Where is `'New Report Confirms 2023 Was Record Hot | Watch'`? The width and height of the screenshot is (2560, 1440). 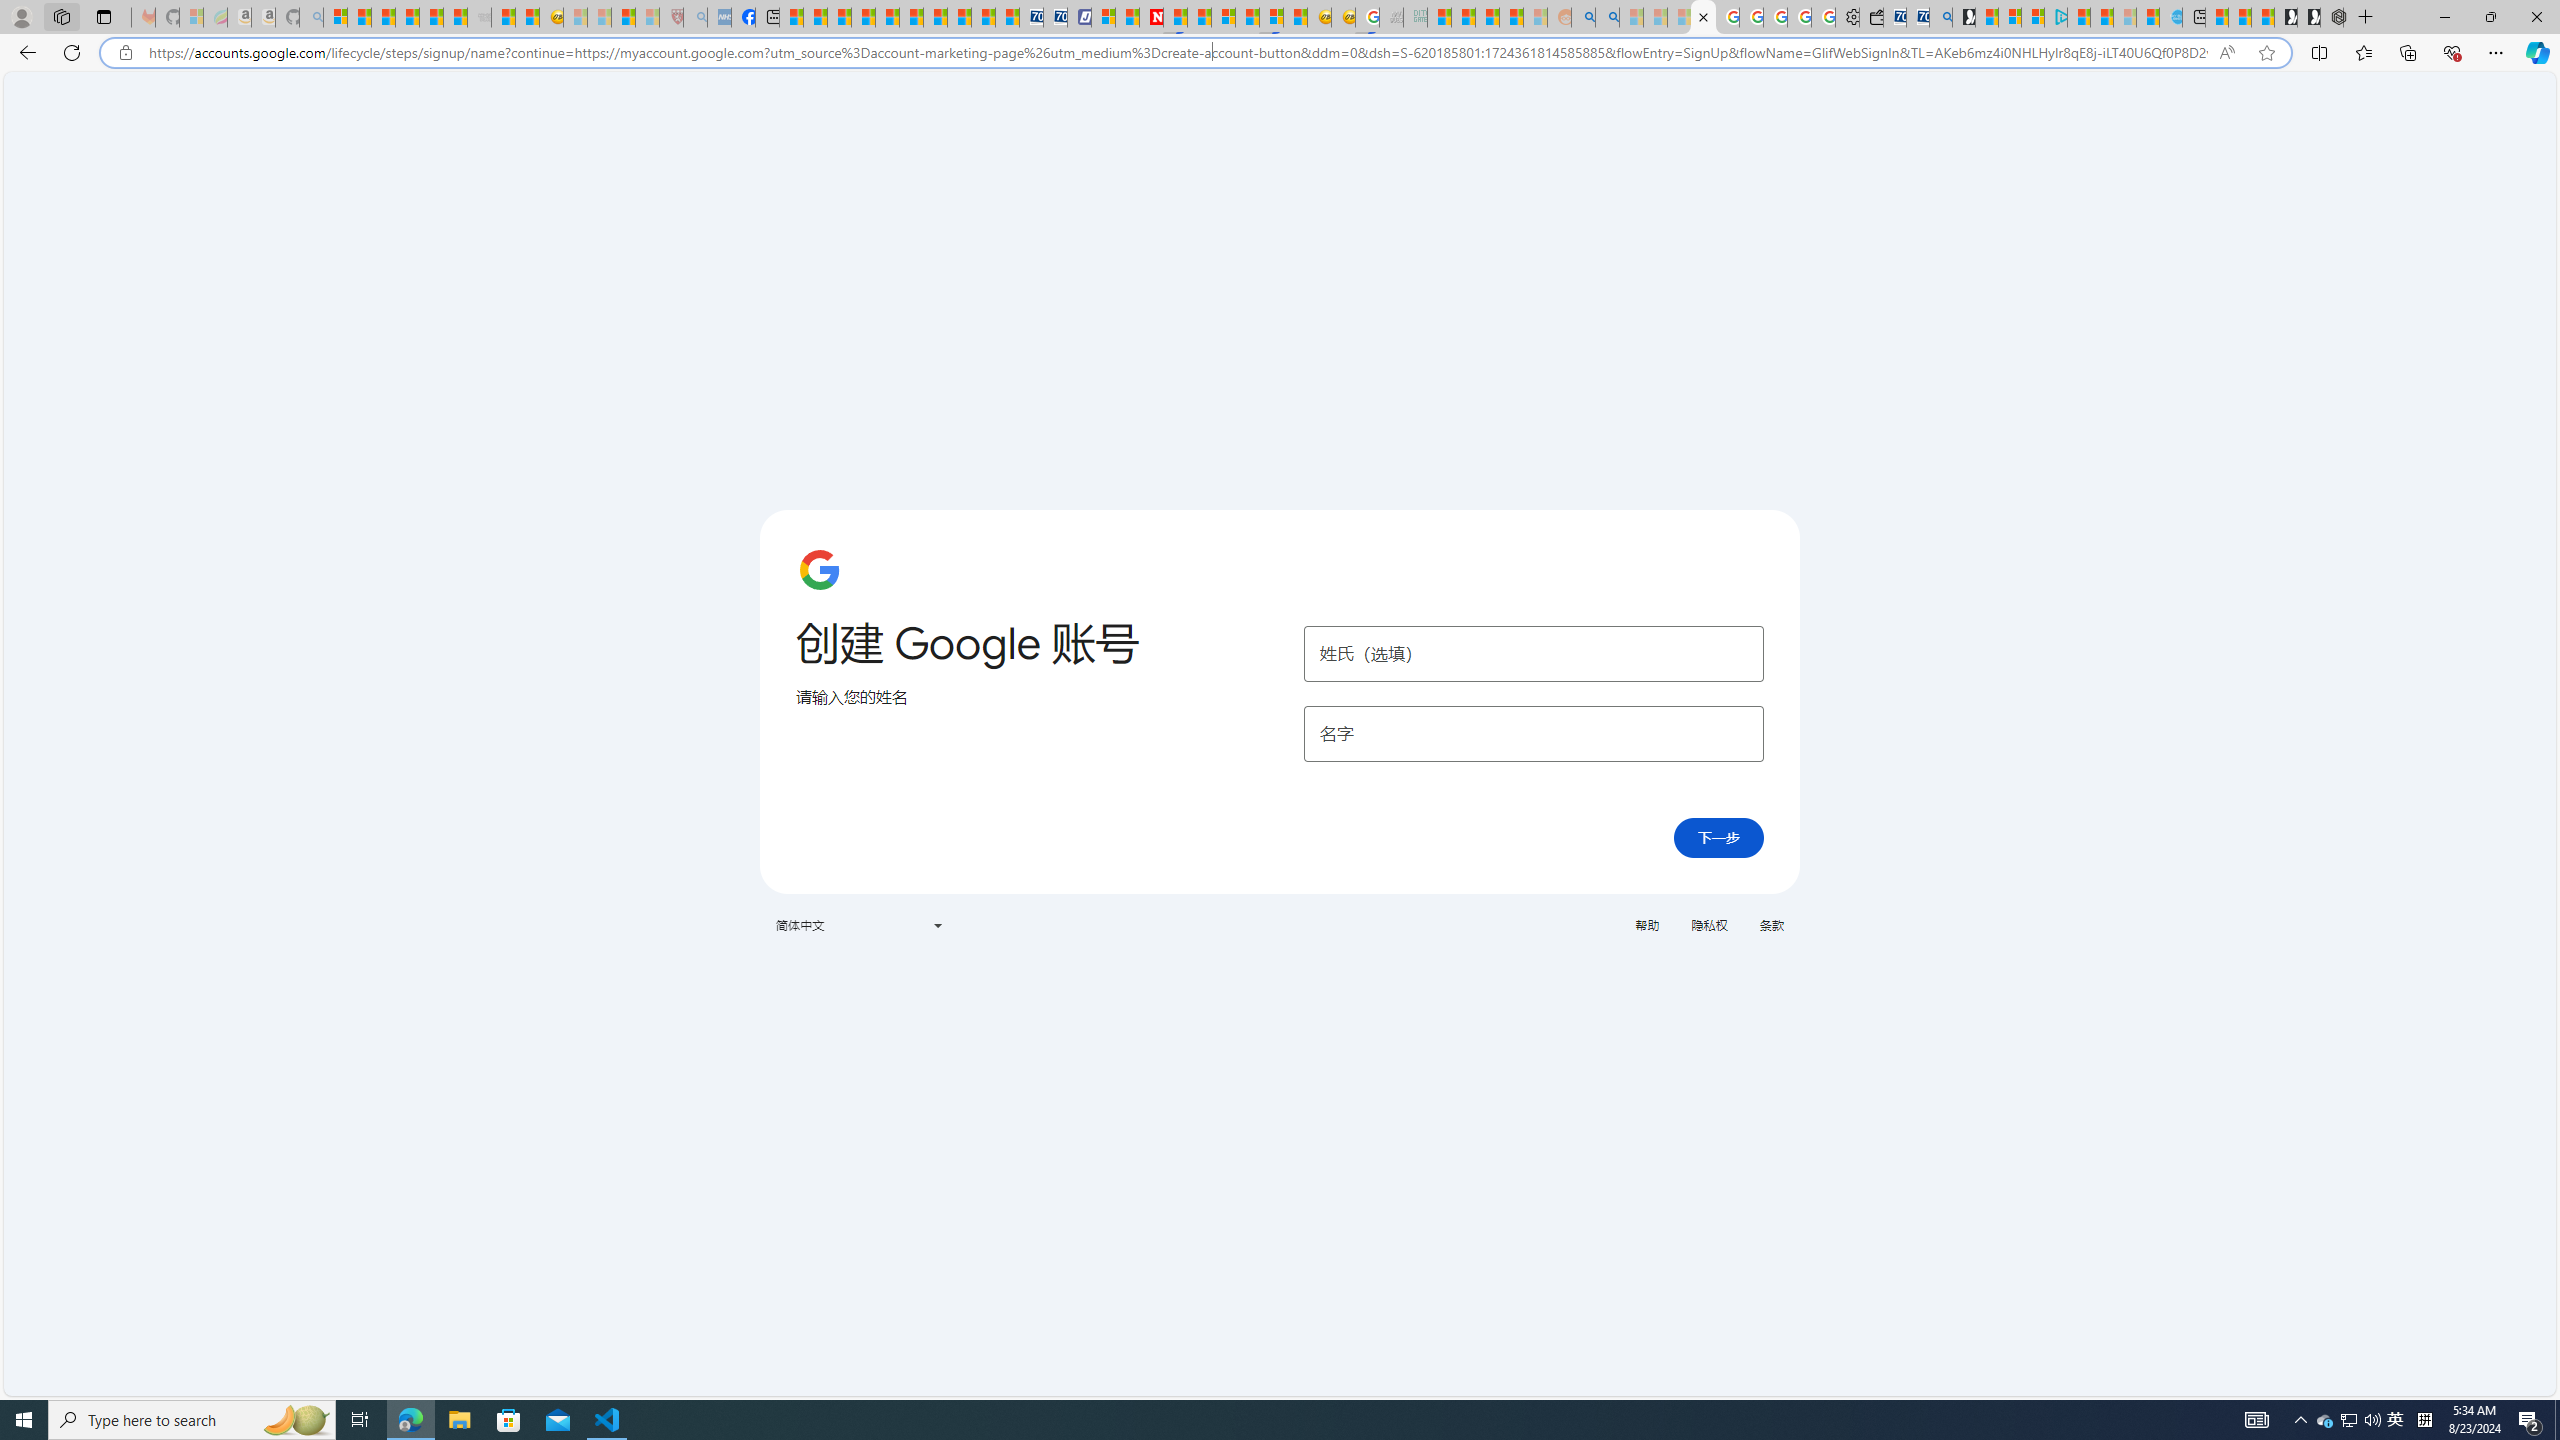 'New Report Confirms 2023 Was Record Hot | Watch' is located at coordinates (432, 16).